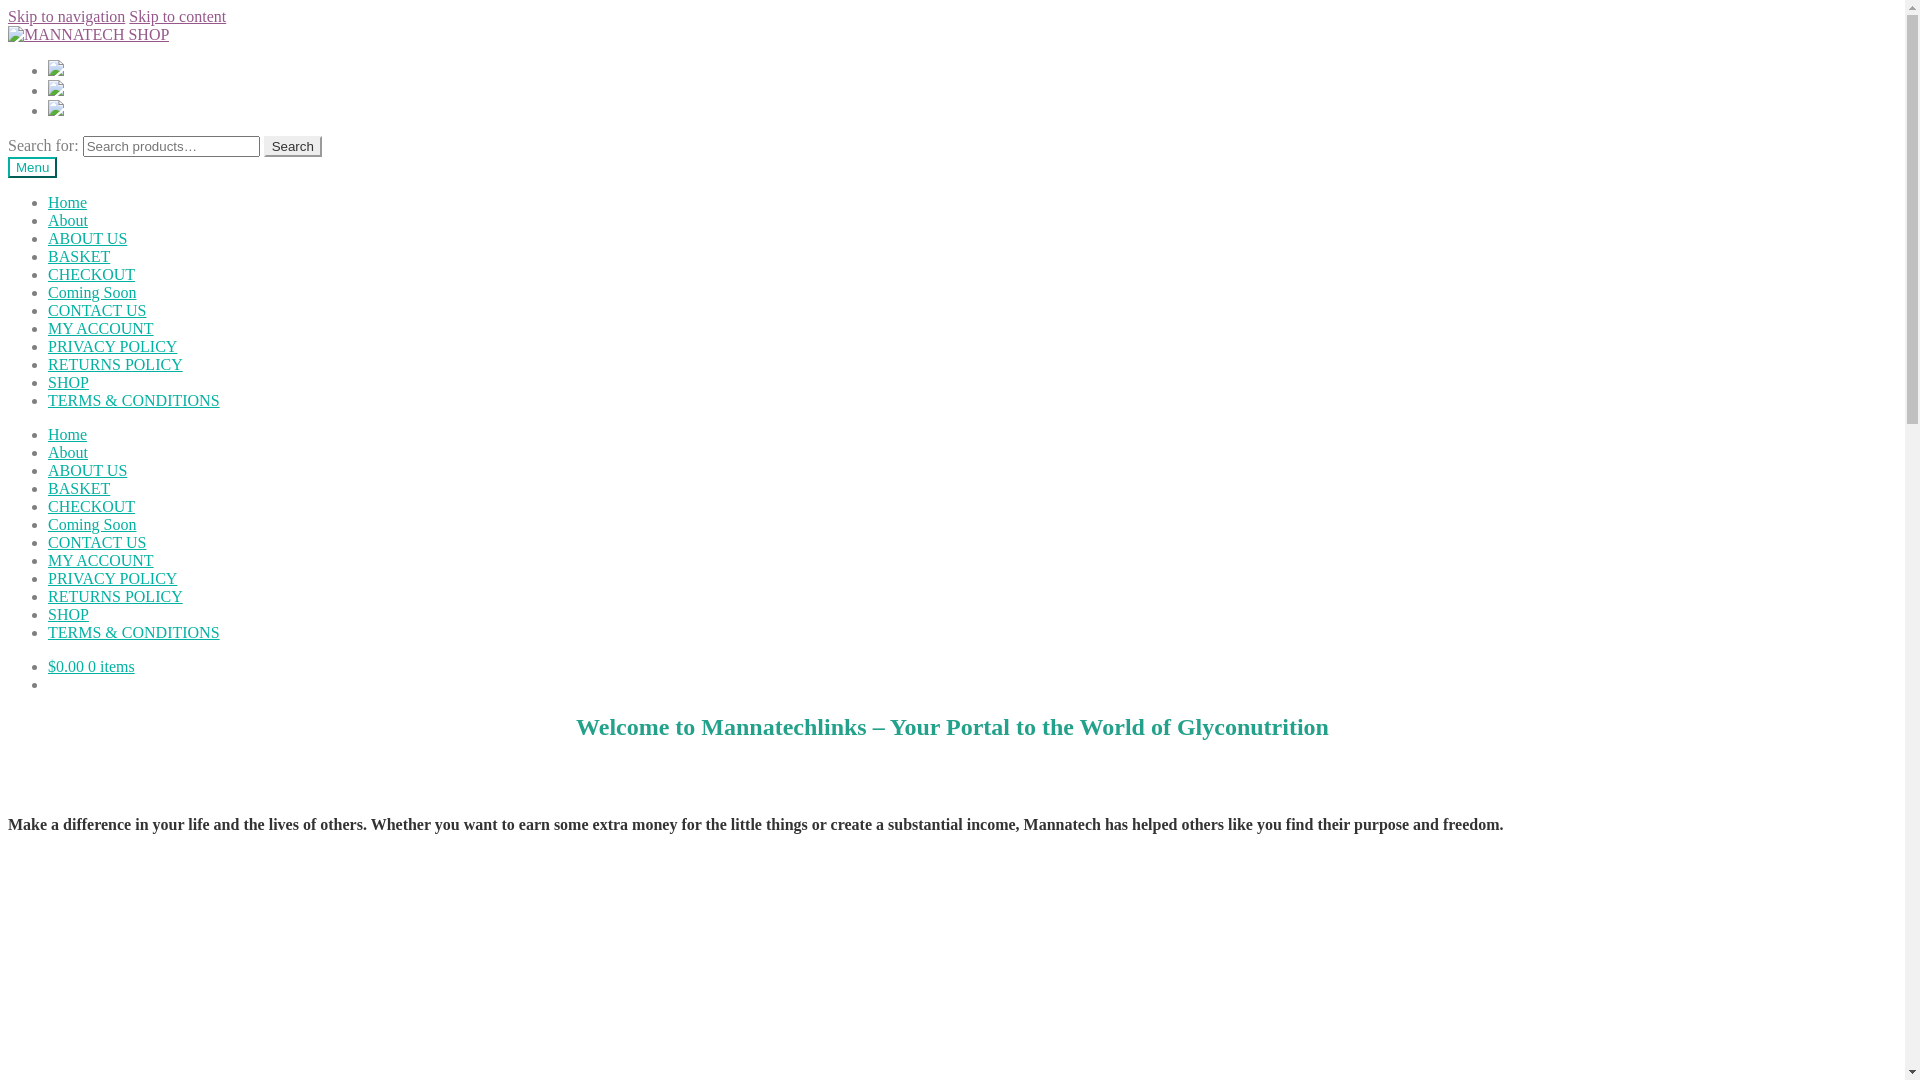 The height and width of the screenshot is (1080, 1920). Describe the element at coordinates (128, 16) in the screenshot. I see `'Skip to content'` at that location.